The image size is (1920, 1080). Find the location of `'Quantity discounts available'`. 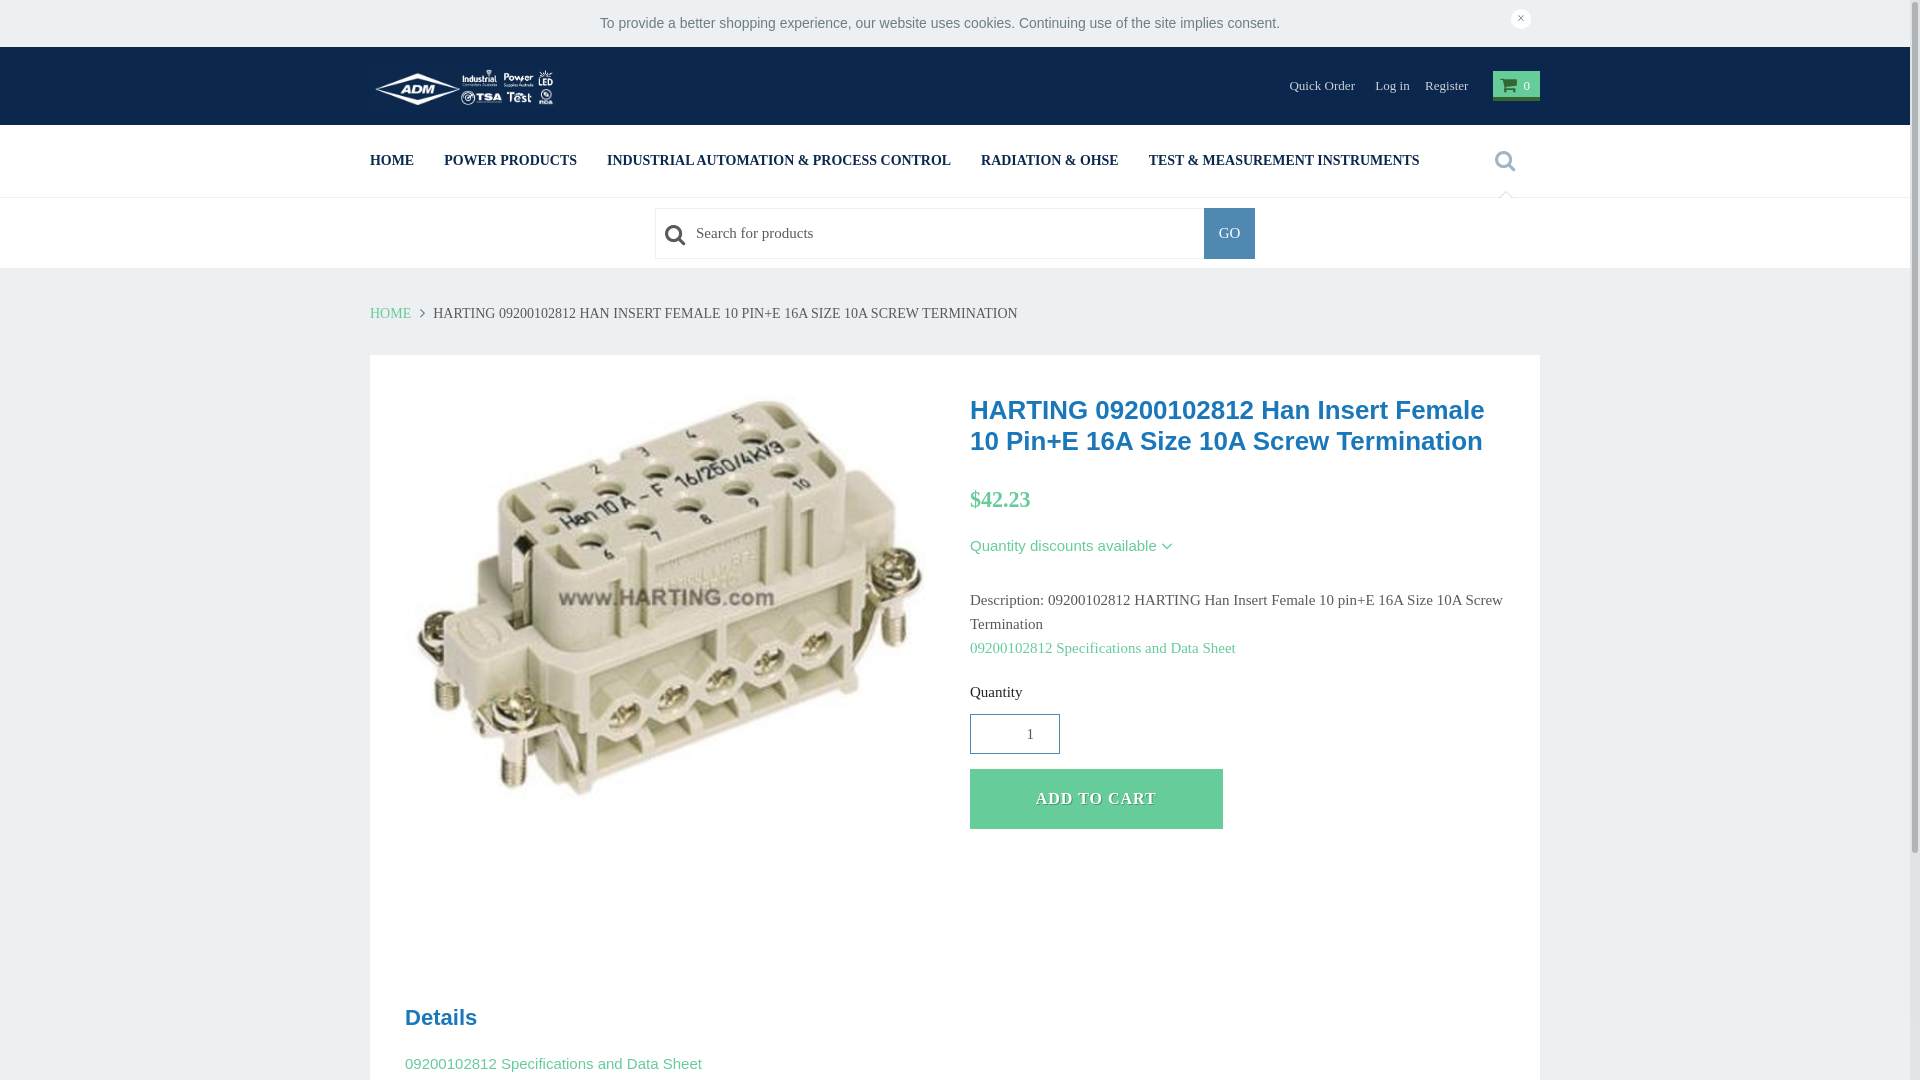

'Quantity discounts available' is located at coordinates (1070, 545).